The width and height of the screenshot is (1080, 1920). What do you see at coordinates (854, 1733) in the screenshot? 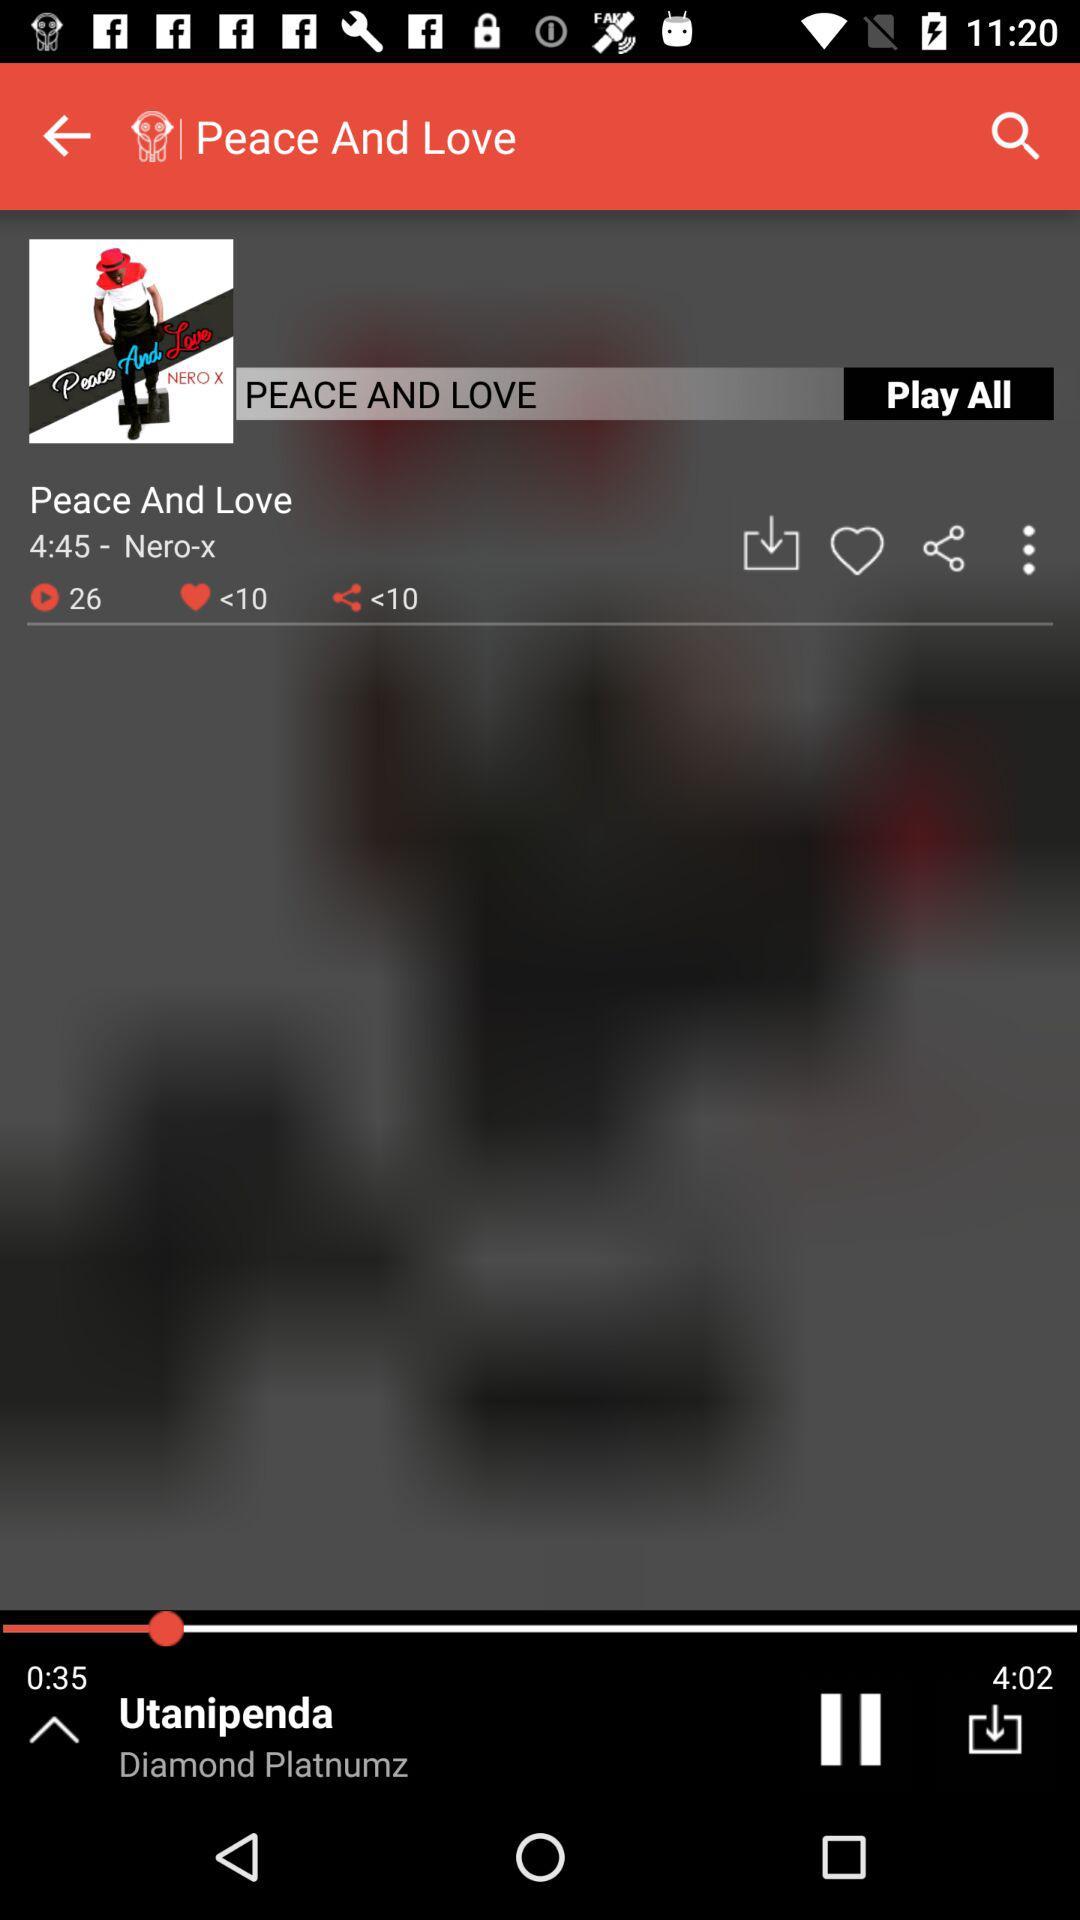
I see `the pause icon` at bounding box center [854, 1733].